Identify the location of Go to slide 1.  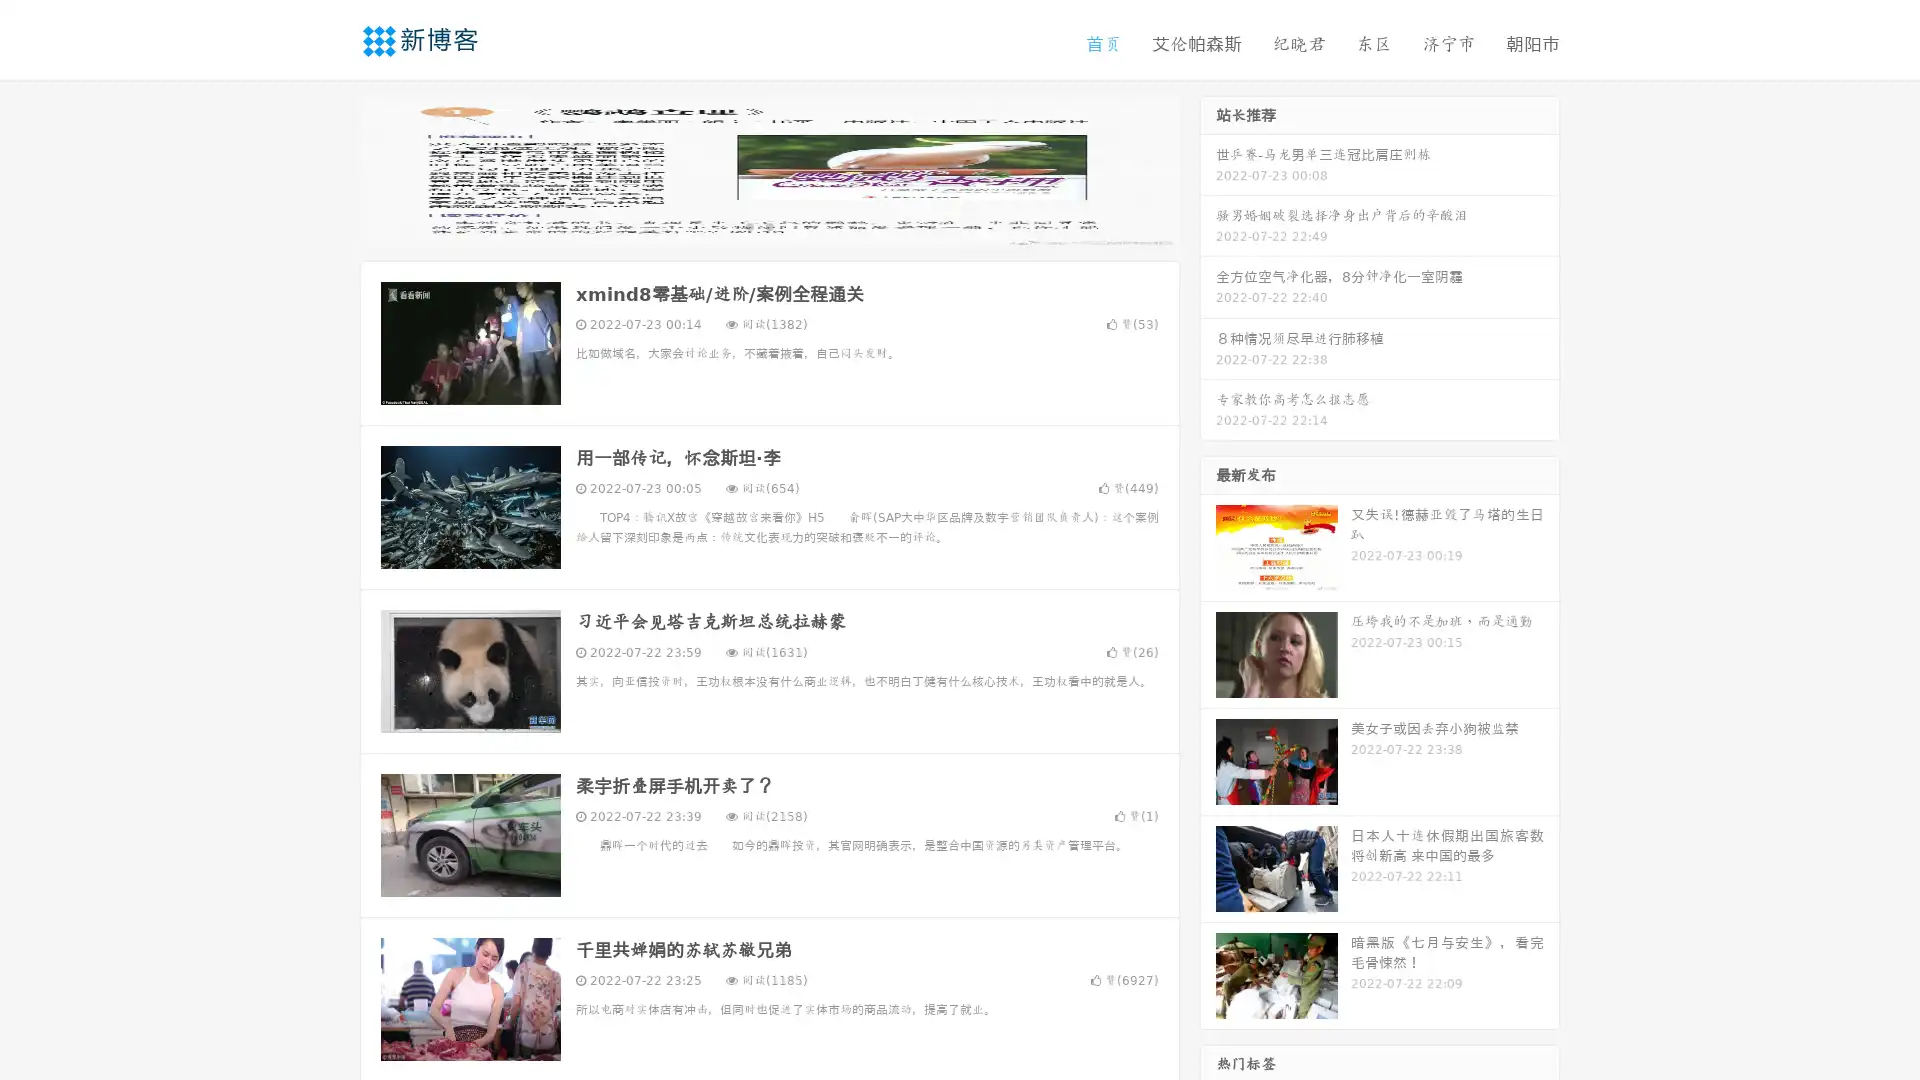
(748, 225).